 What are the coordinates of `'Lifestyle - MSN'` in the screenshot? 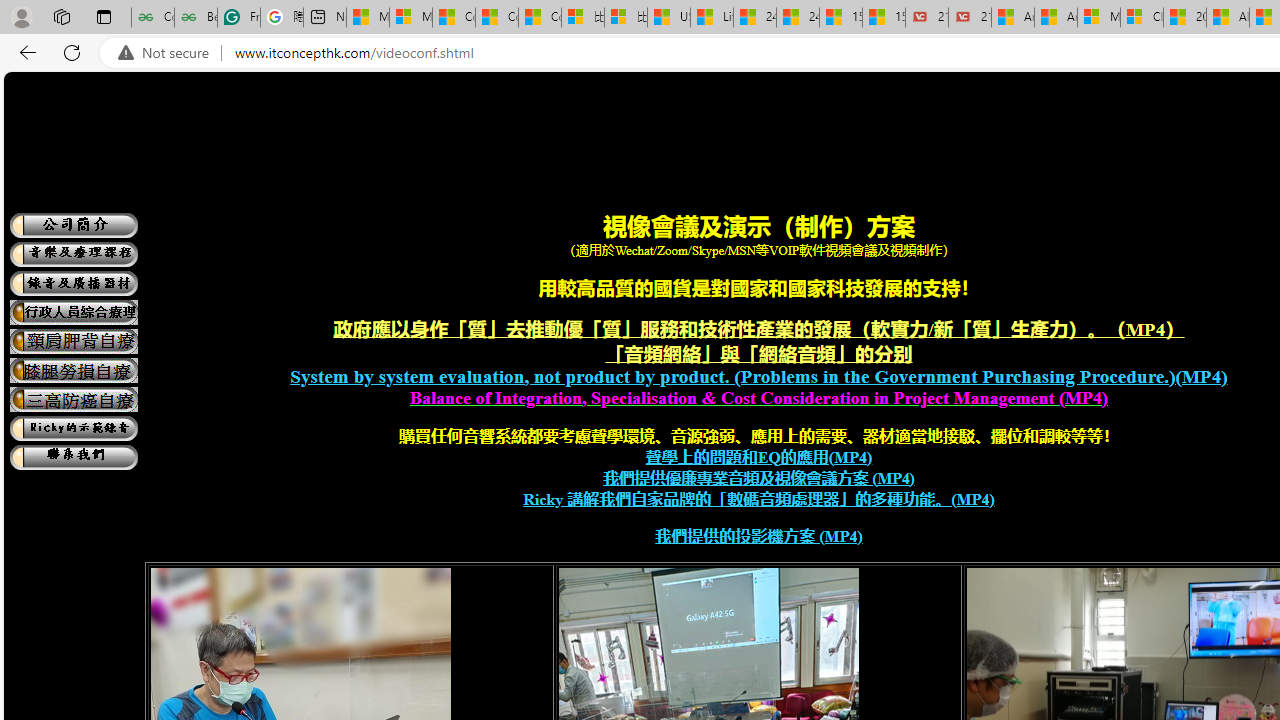 It's located at (712, 17).